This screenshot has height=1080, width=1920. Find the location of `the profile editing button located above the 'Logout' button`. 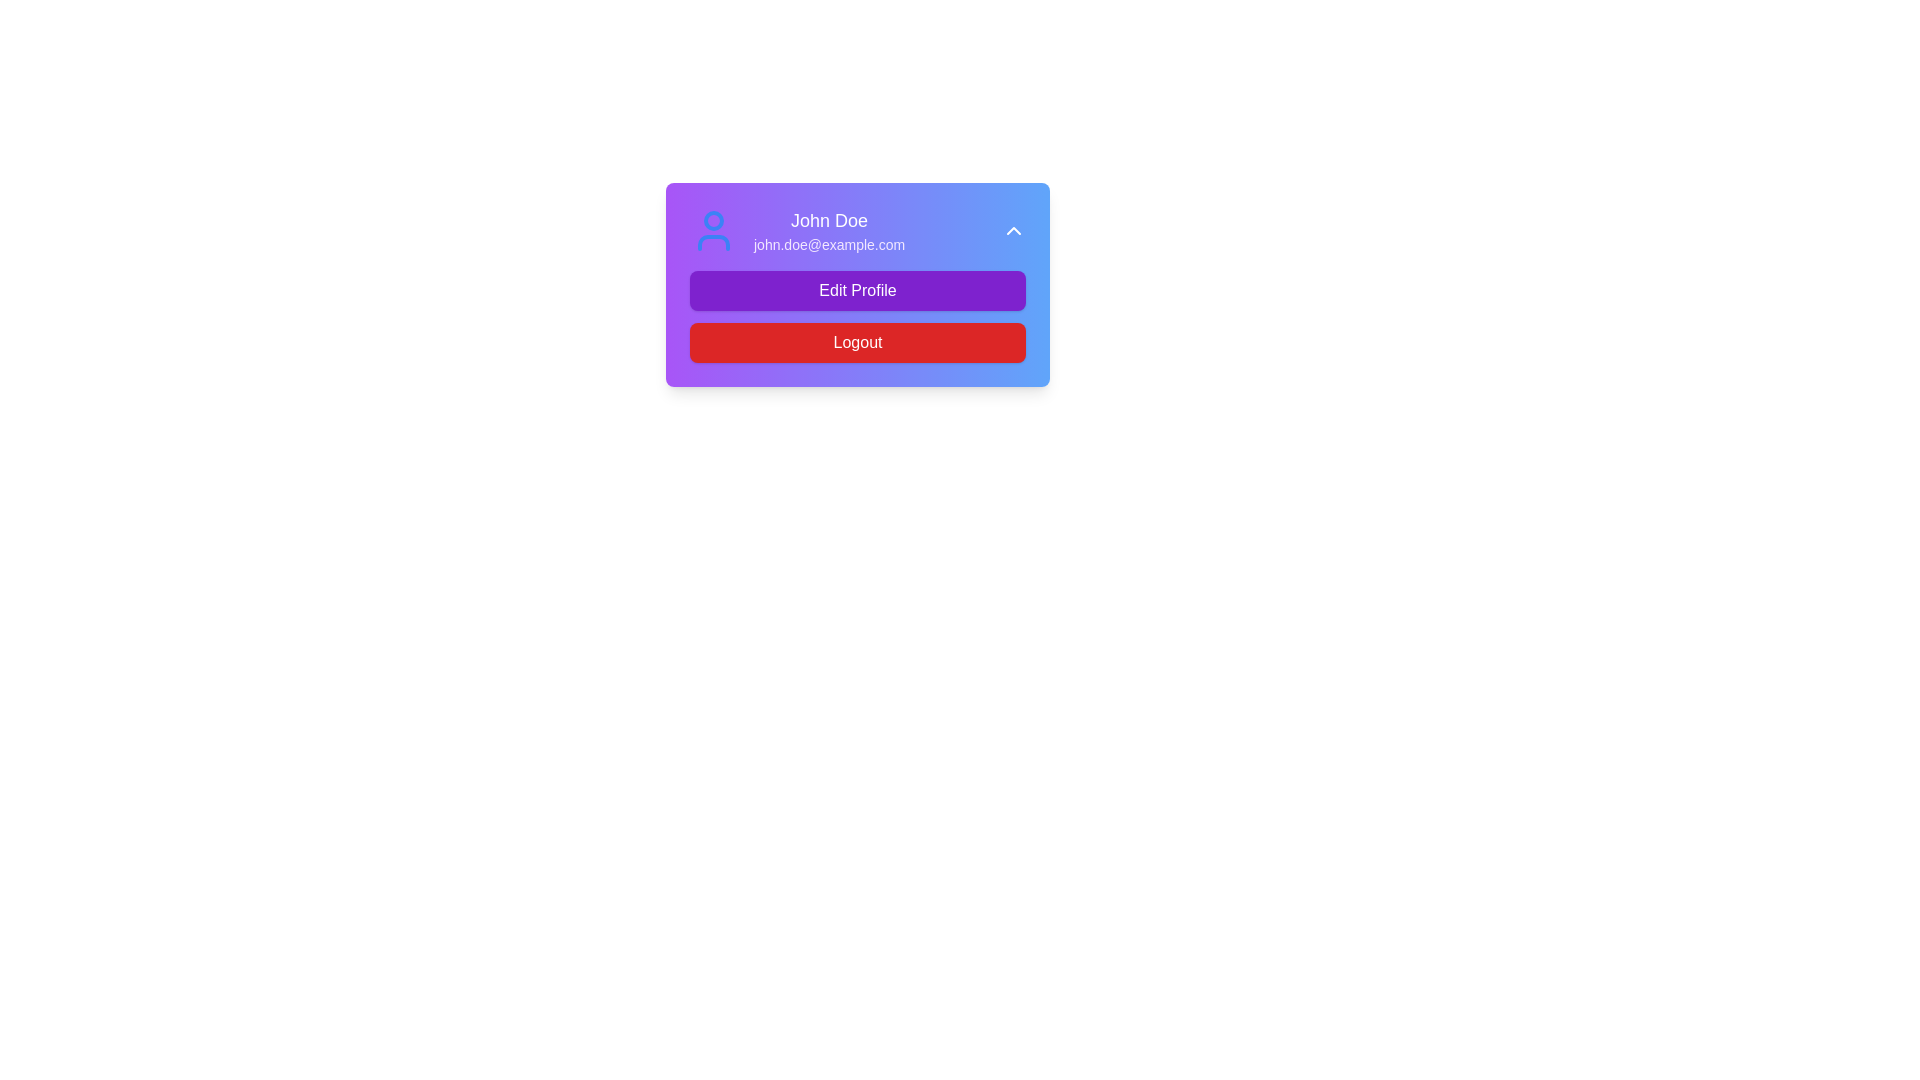

the profile editing button located above the 'Logout' button is located at coordinates (858, 290).